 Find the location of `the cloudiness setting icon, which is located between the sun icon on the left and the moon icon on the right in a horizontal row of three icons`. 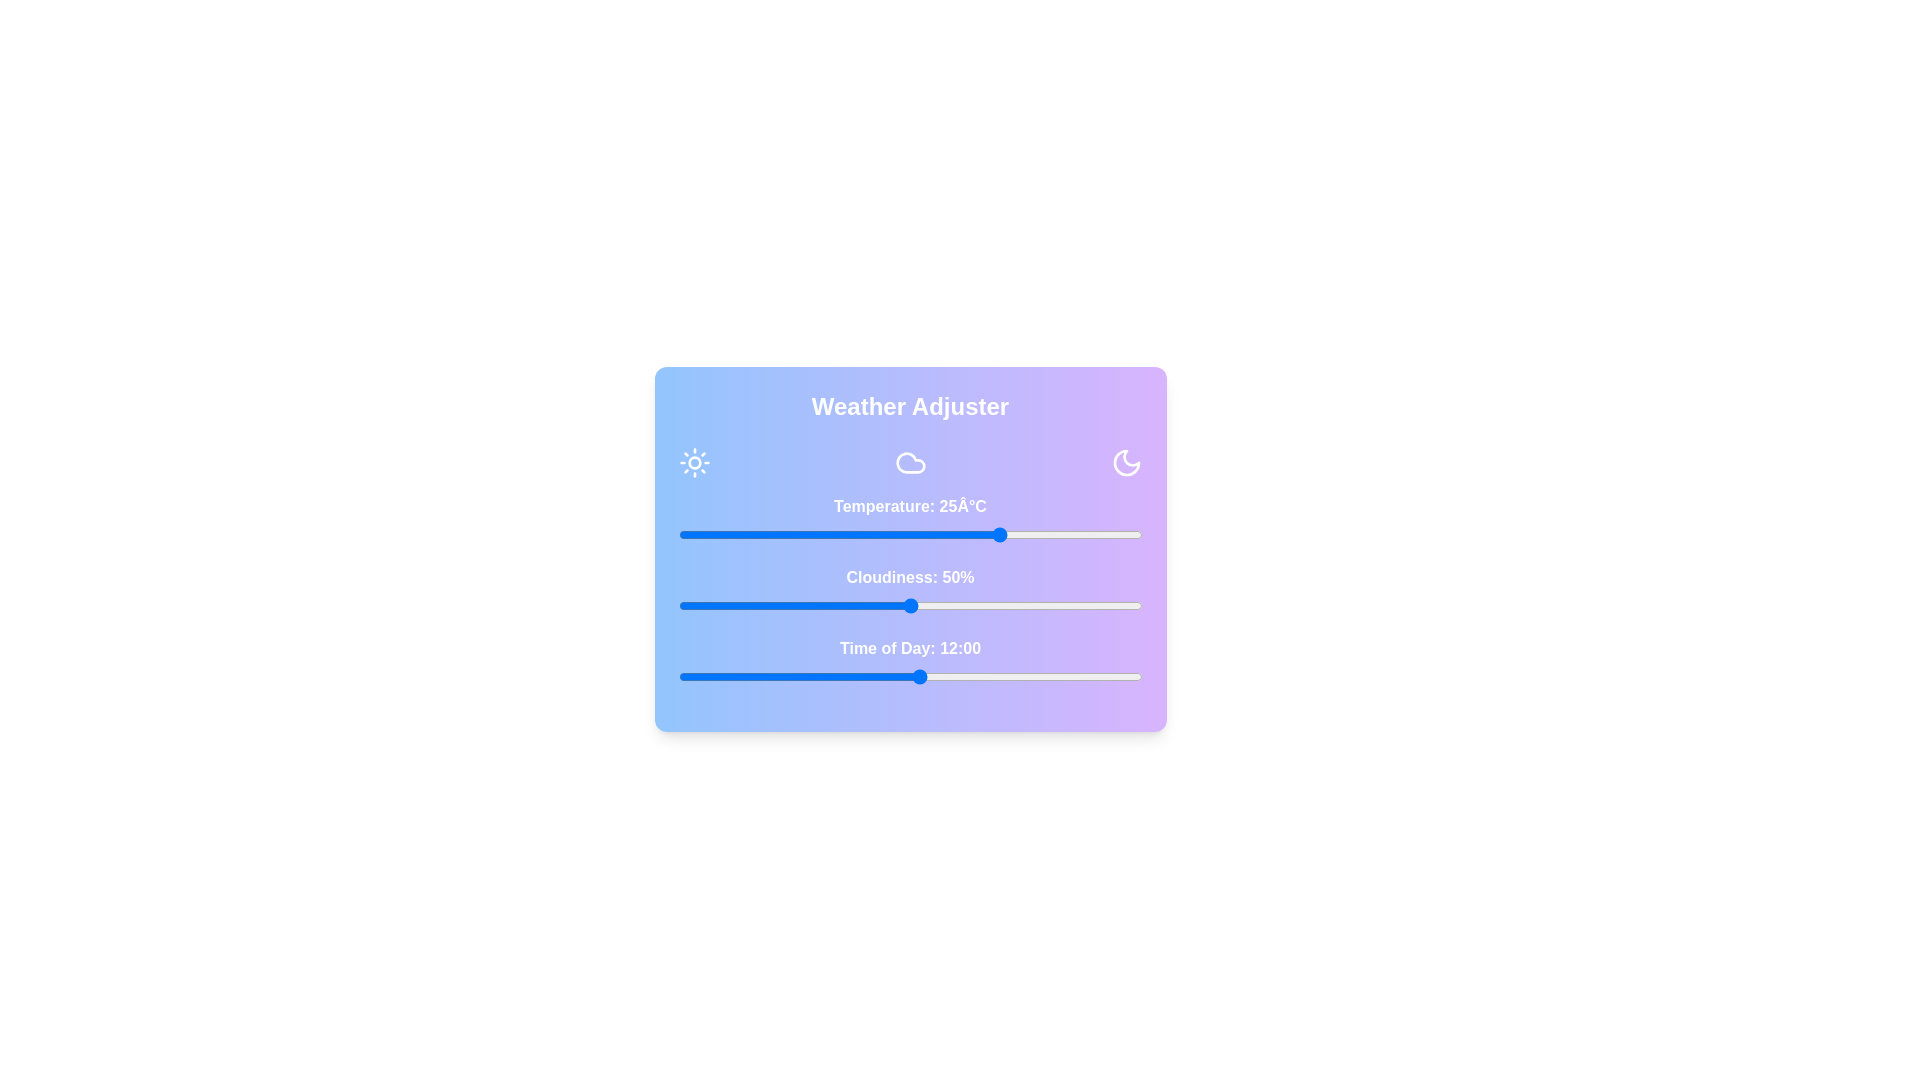

the cloudiness setting icon, which is located between the sun icon on the left and the moon icon on the right in a horizontal row of three icons is located at coordinates (909, 462).